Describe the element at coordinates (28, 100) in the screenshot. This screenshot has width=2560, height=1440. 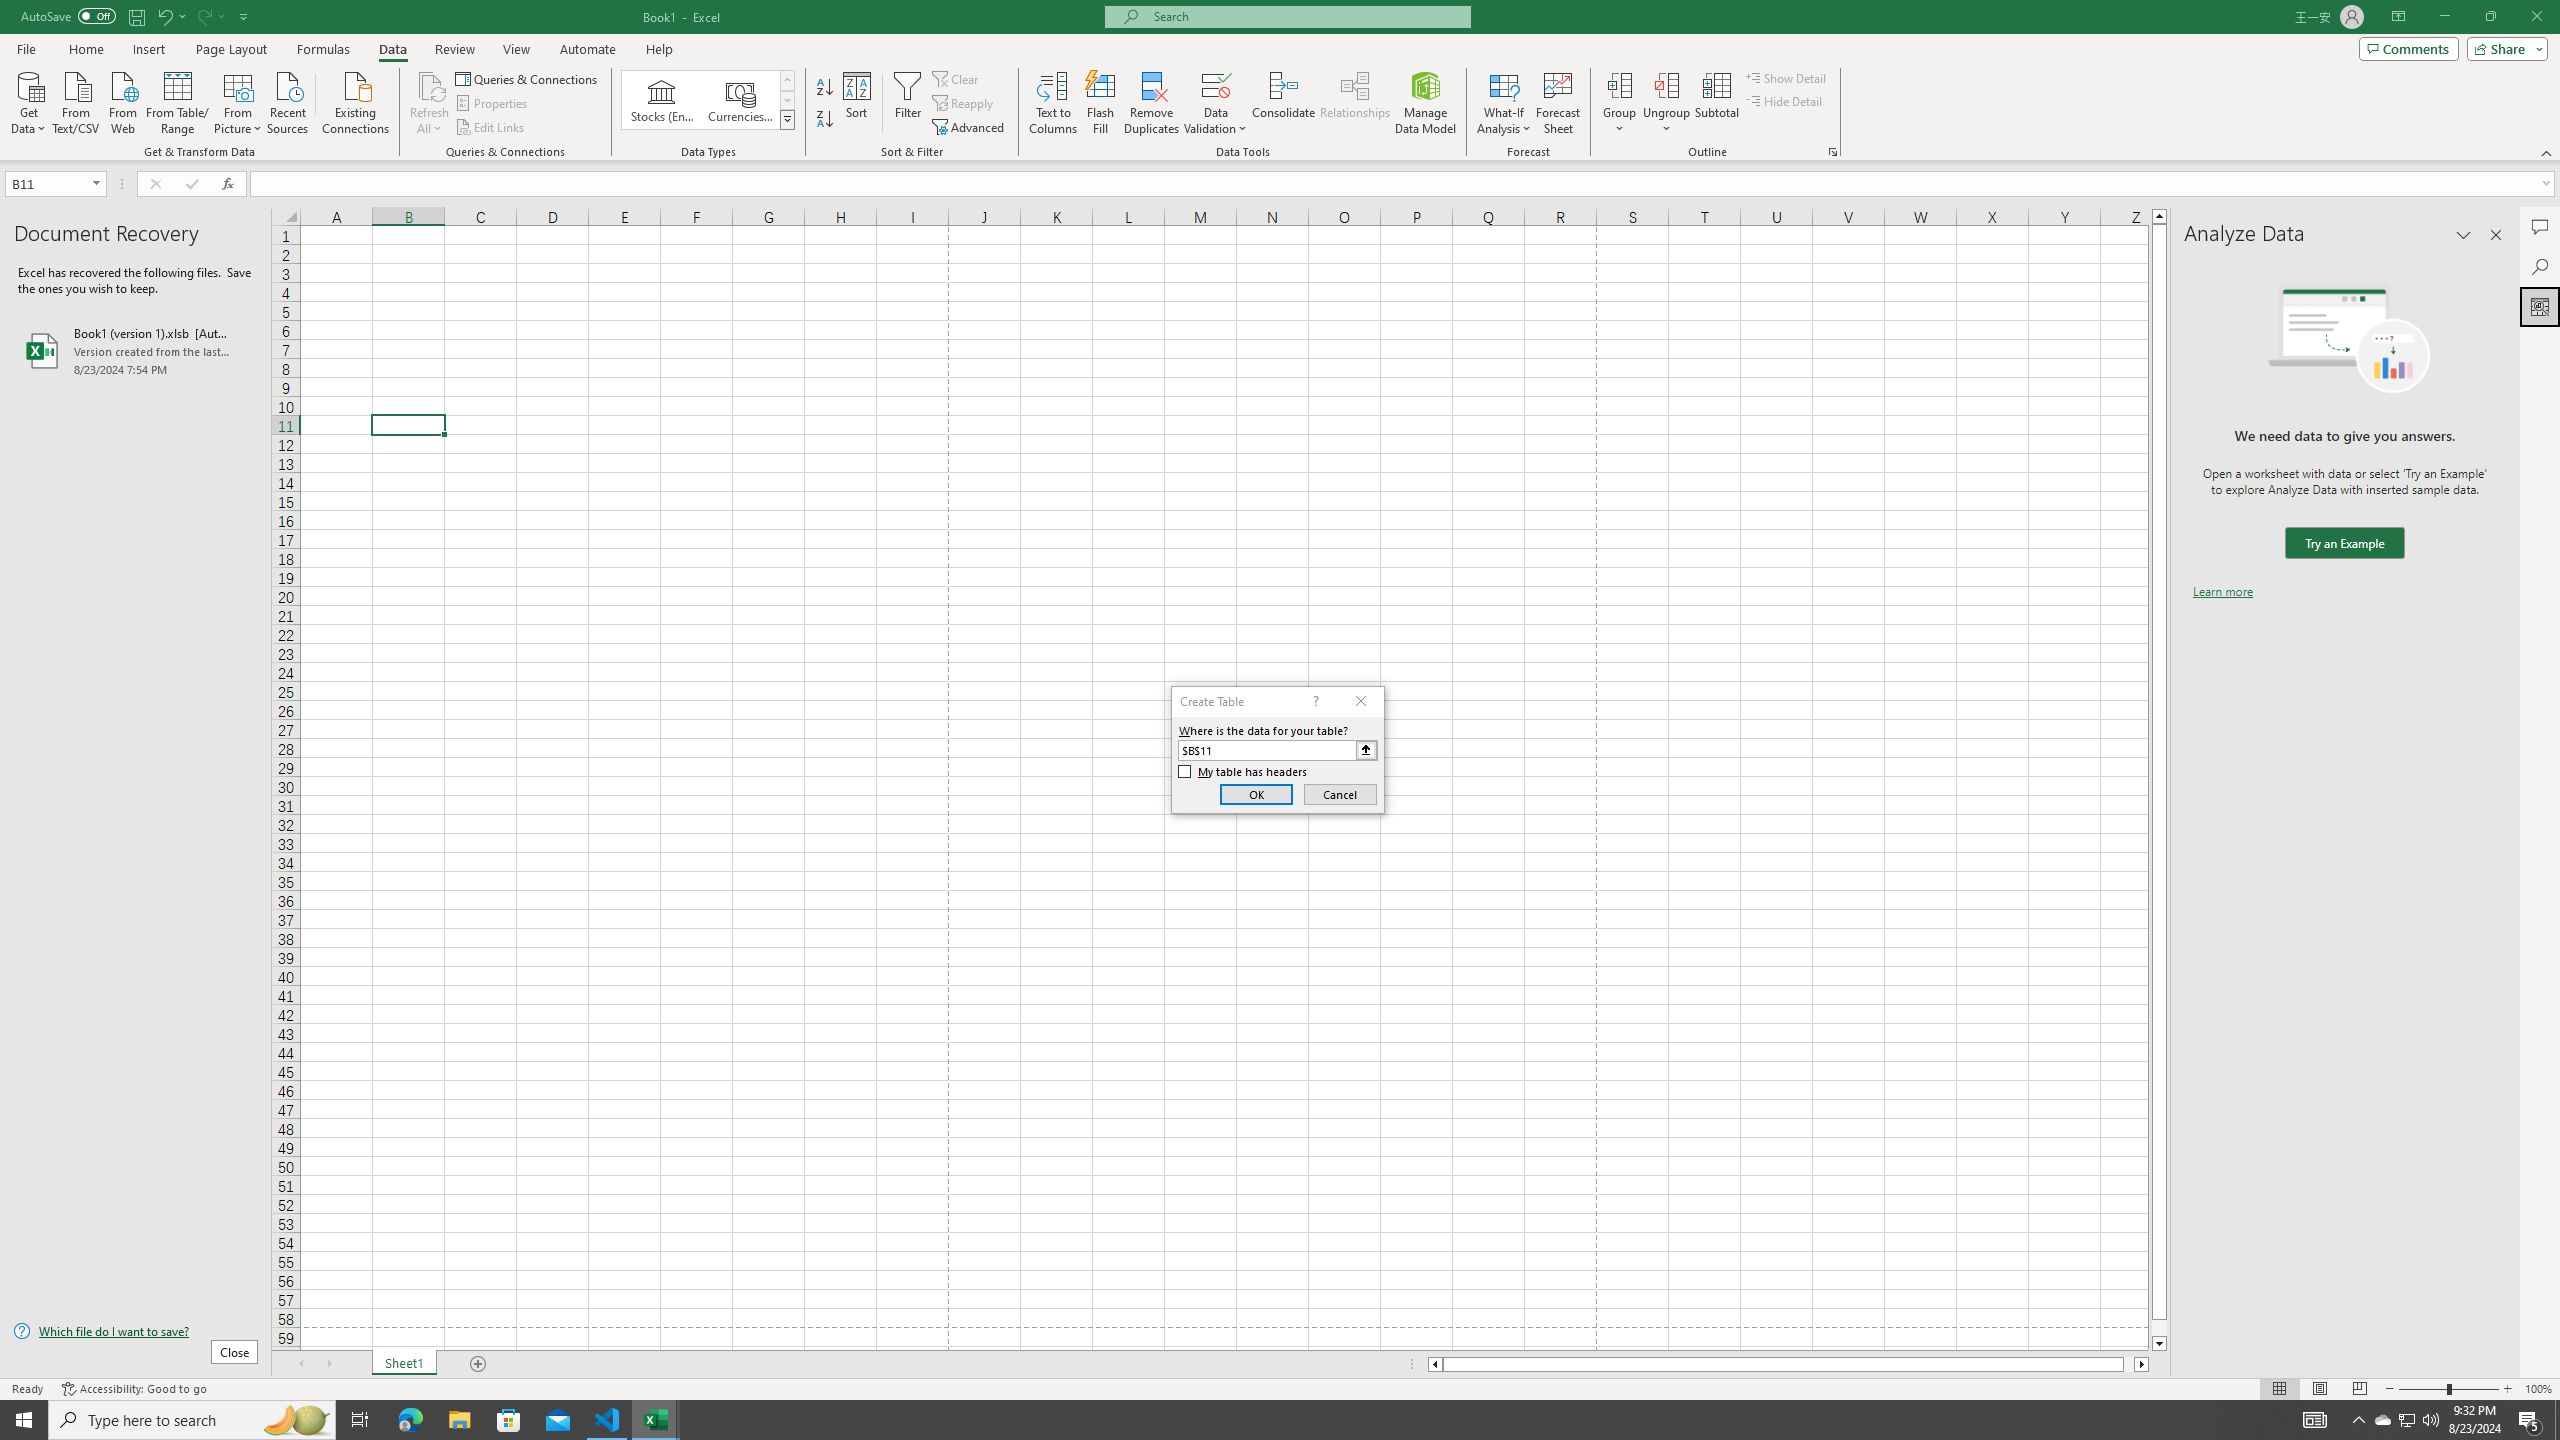
I see `'Get Data'` at that location.